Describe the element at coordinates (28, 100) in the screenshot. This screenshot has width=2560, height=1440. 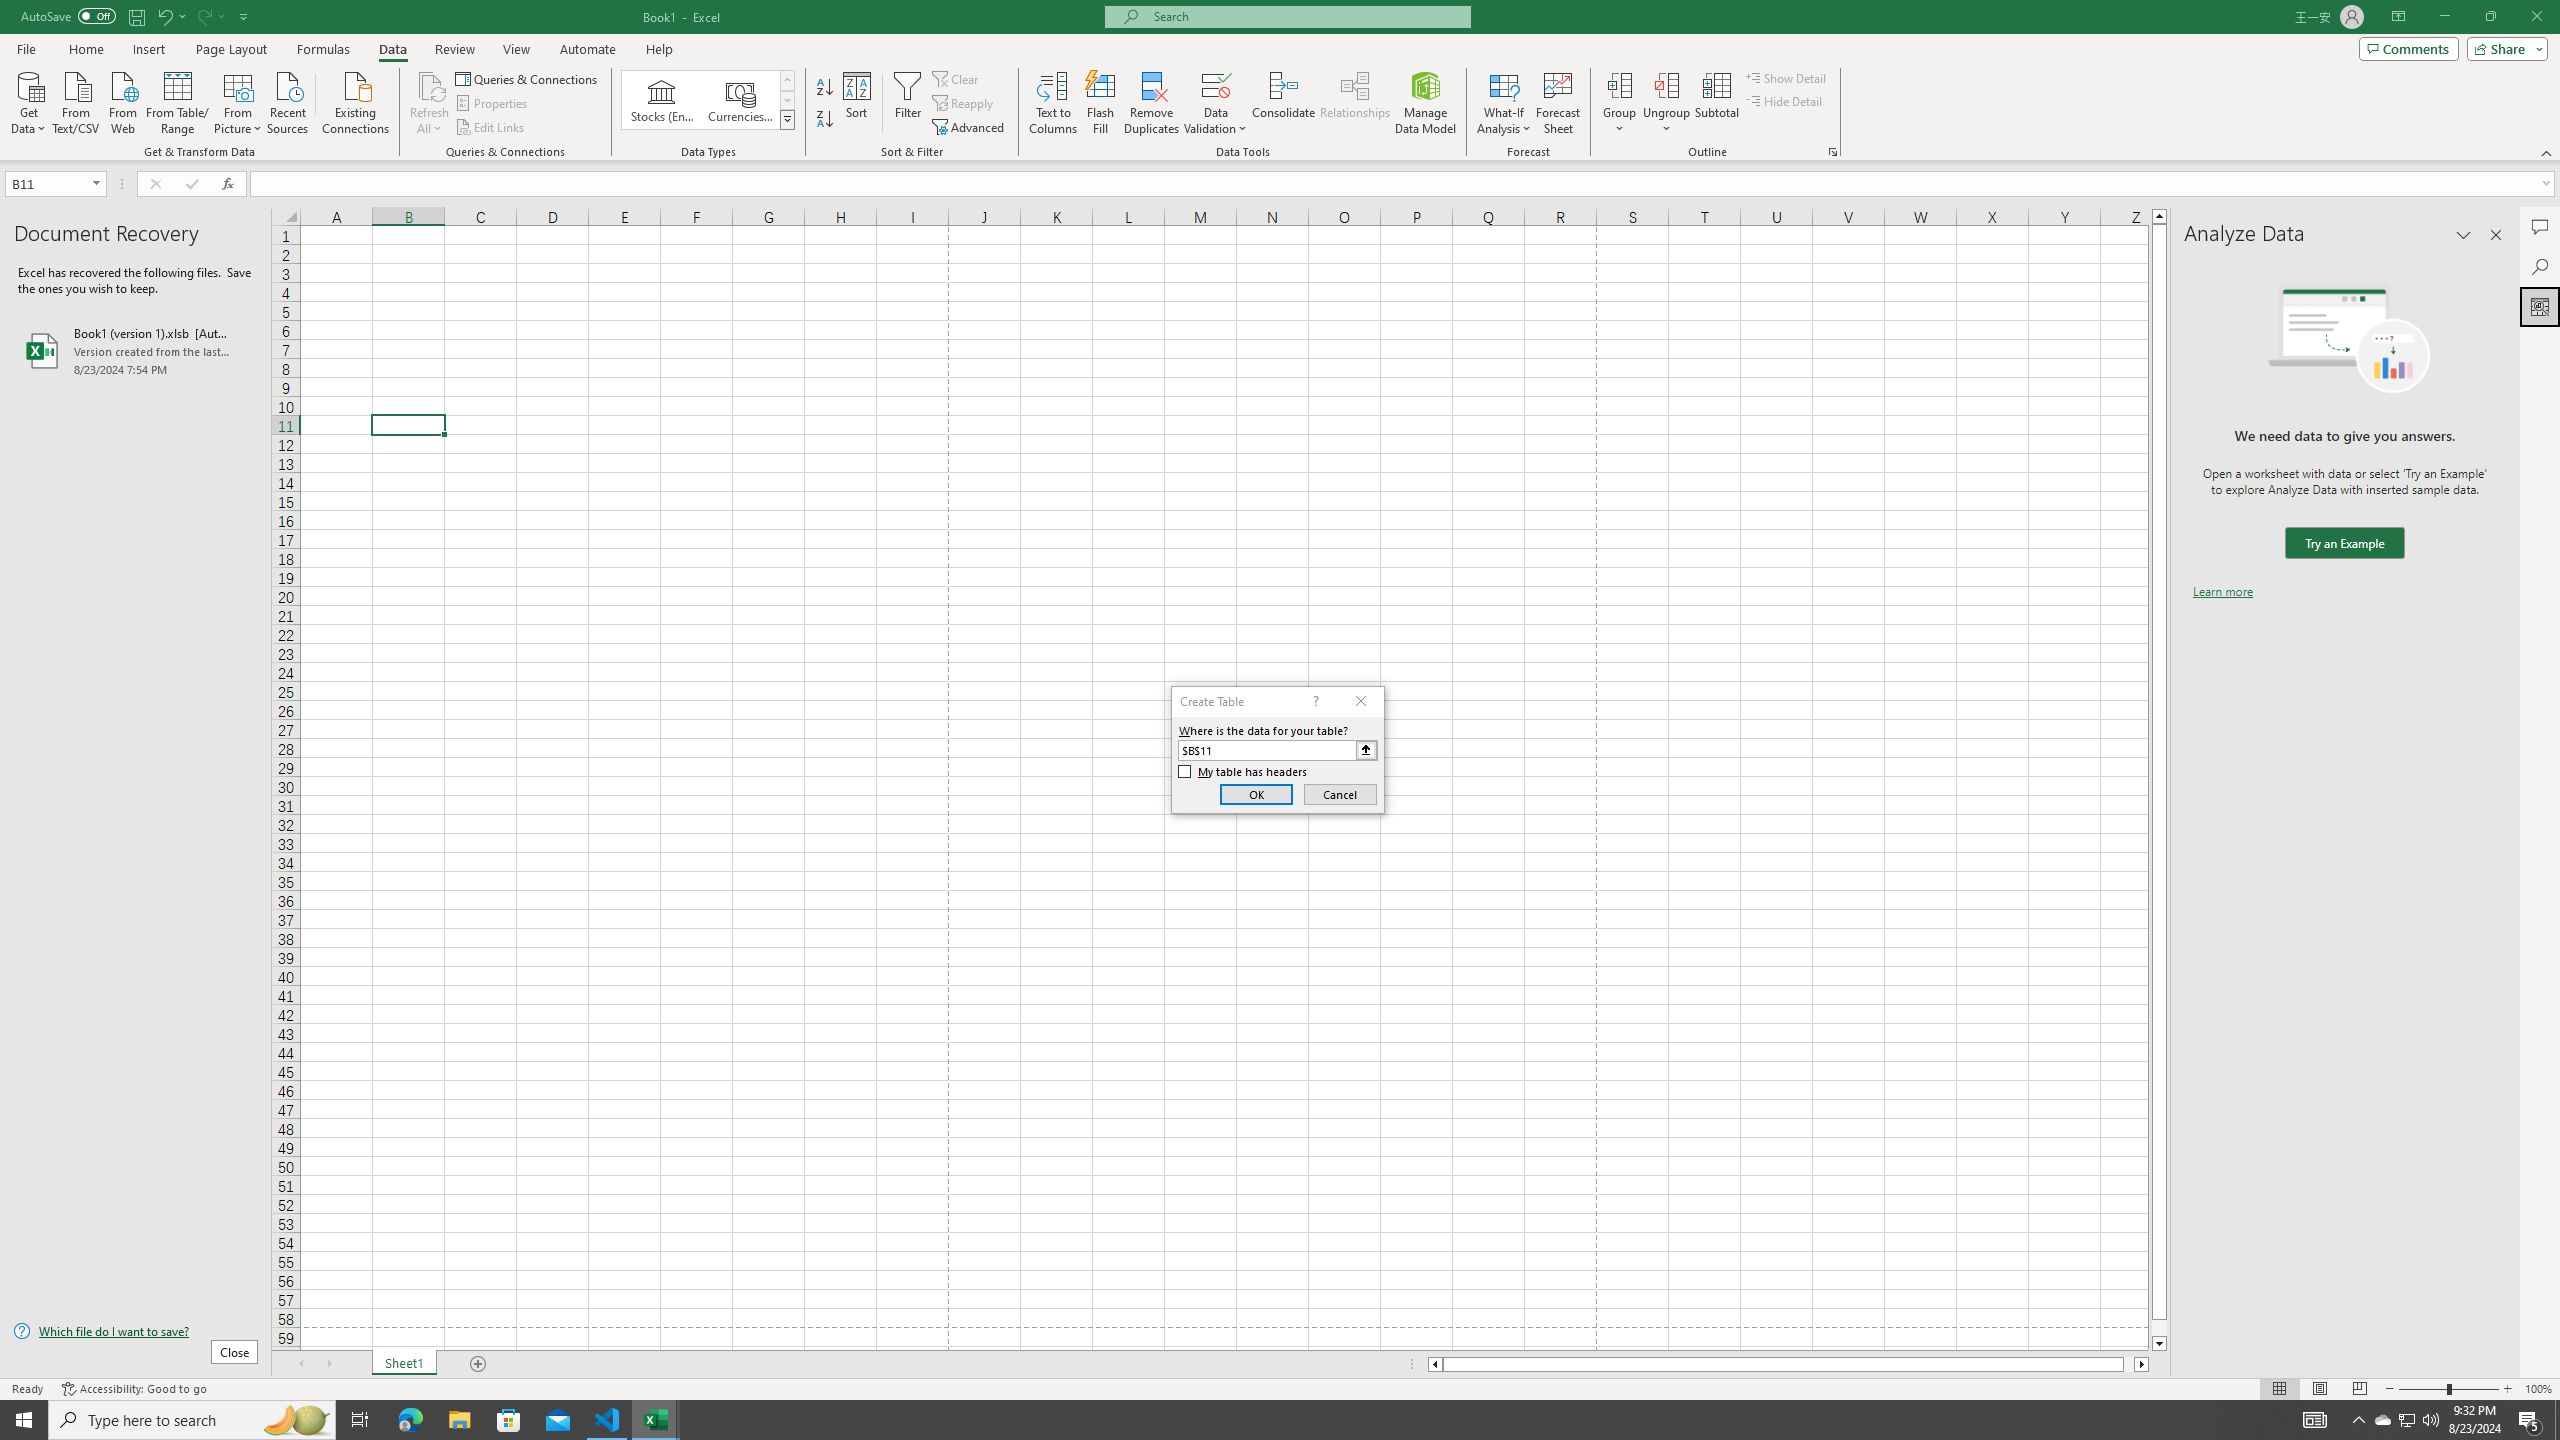
I see `'Get Data'` at that location.